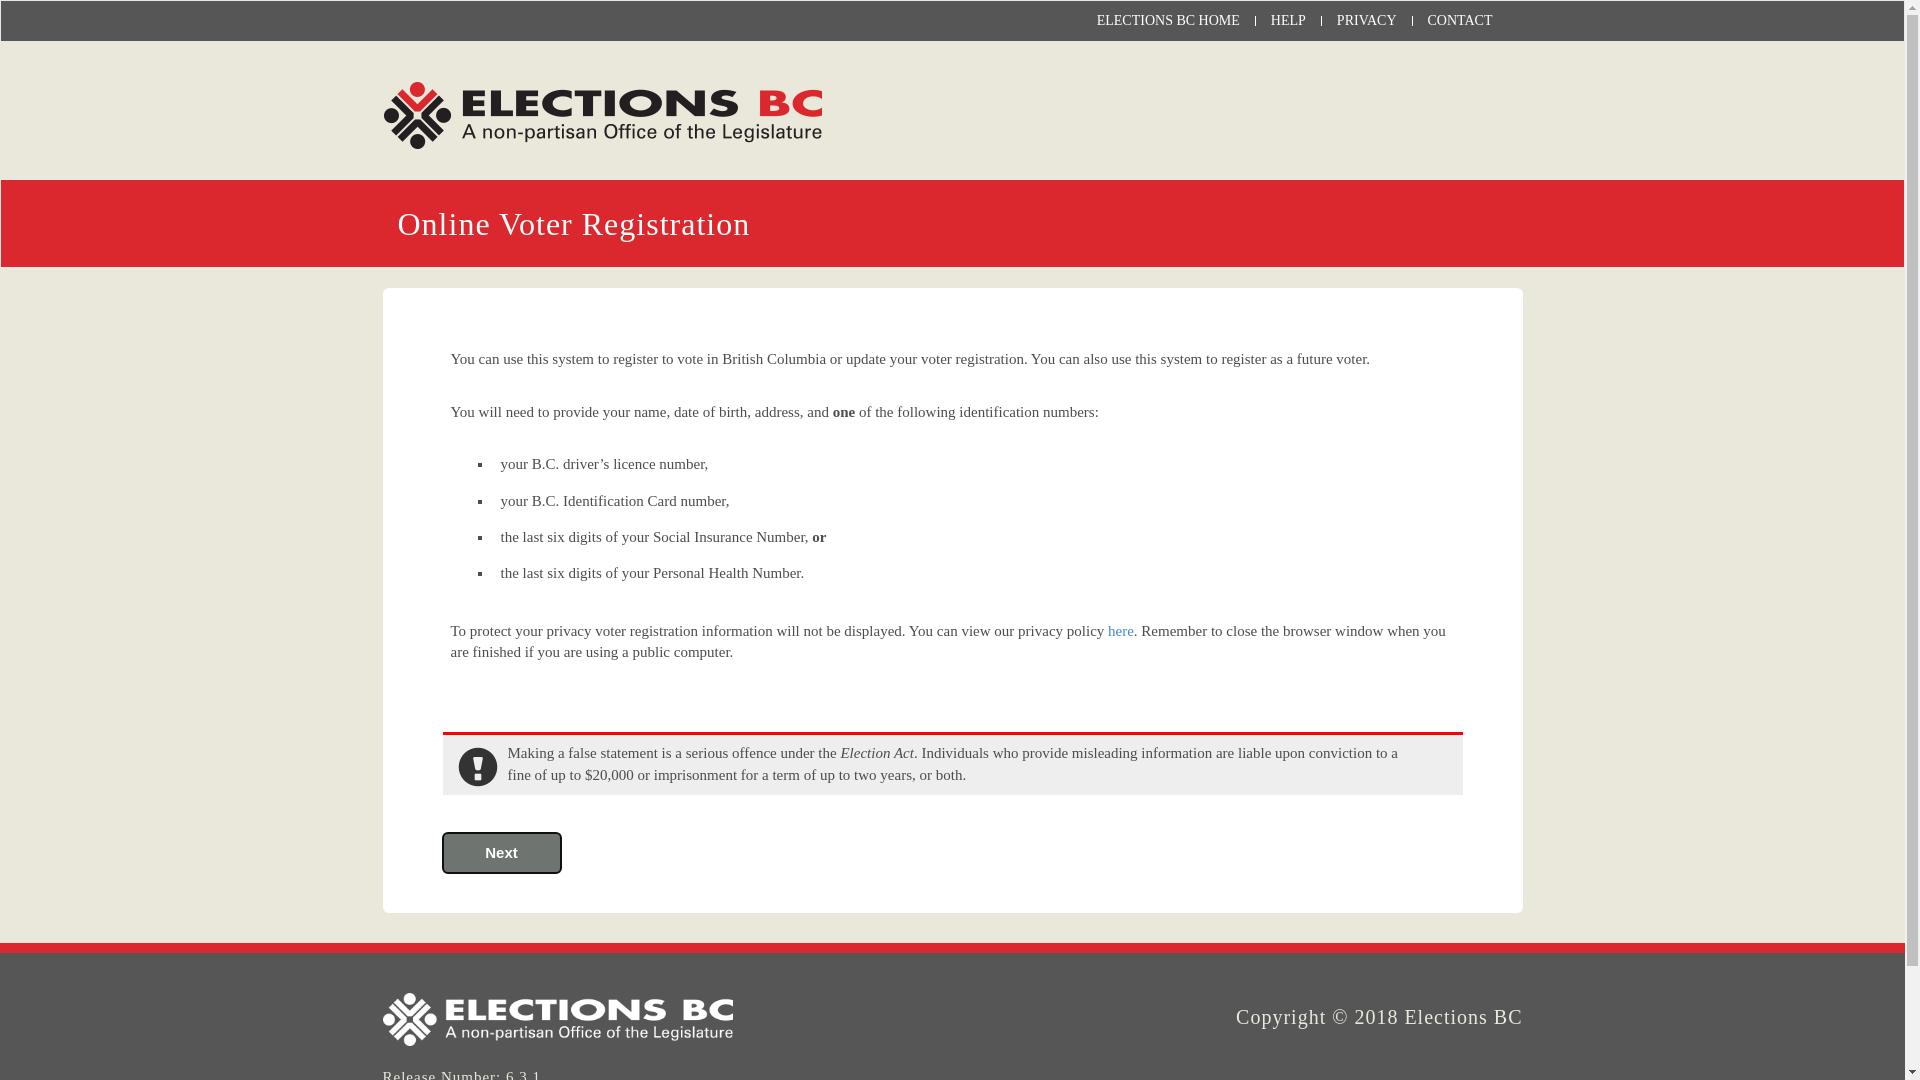 The width and height of the screenshot is (1920, 1080). What do you see at coordinates (1459, 20) in the screenshot?
I see `'CONTACT'` at bounding box center [1459, 20].